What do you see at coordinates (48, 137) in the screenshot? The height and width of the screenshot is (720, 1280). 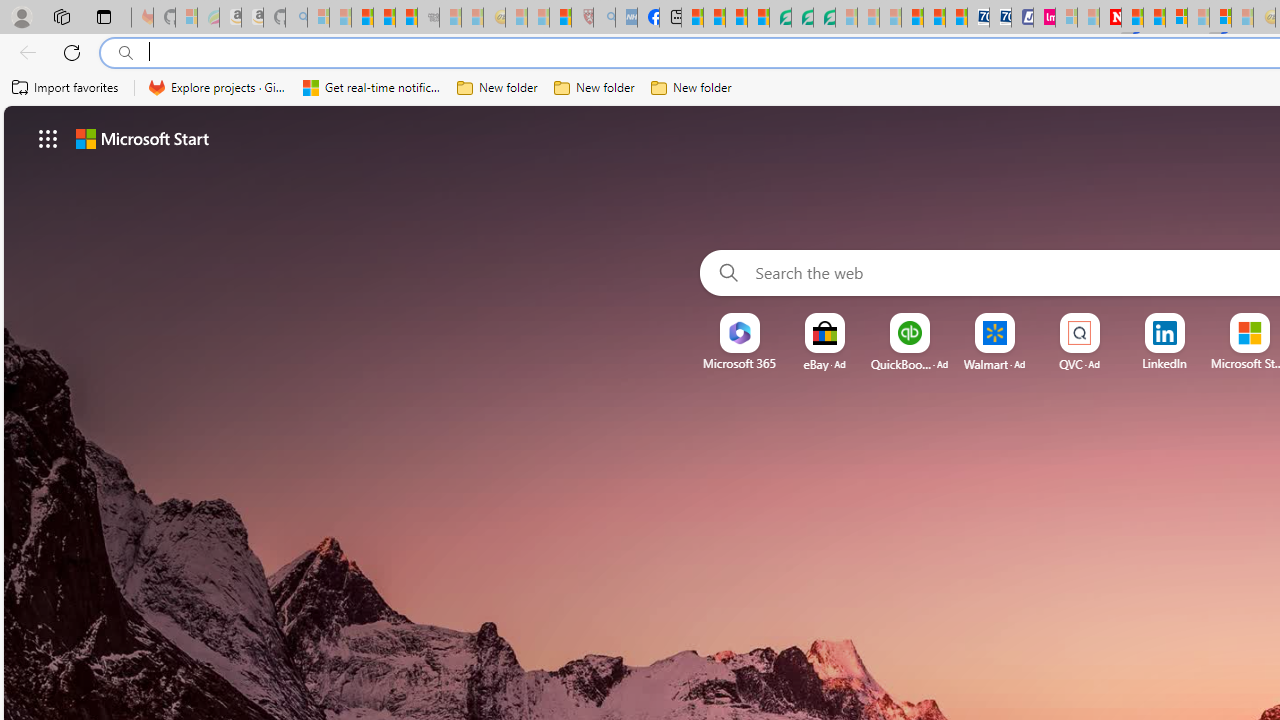 I see `'App launcher'` at bounding box center [48, 137].